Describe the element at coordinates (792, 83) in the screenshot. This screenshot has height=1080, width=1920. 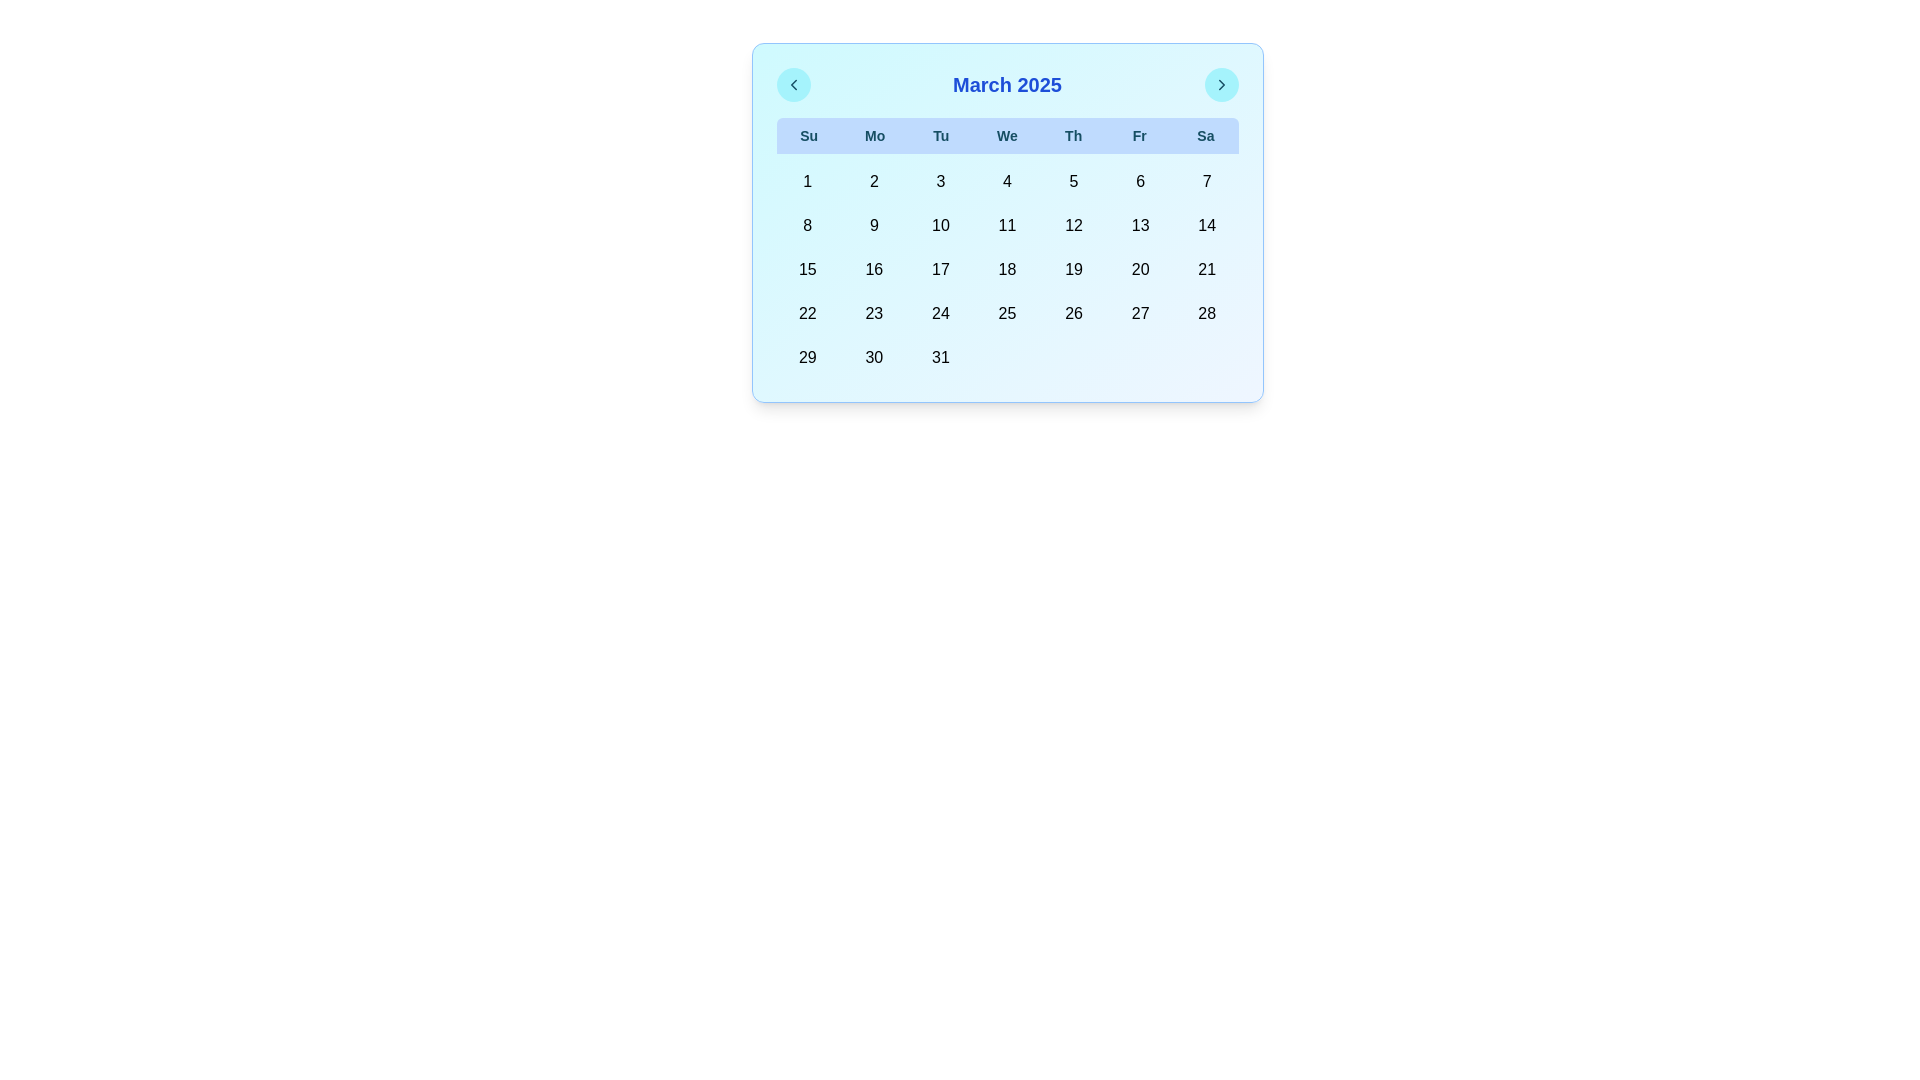
I see `the left-facing chevron icon styled in dark cyan, located in a circular button to the left of the 'March 2025' title in the navigation section of the calendar` at that location.